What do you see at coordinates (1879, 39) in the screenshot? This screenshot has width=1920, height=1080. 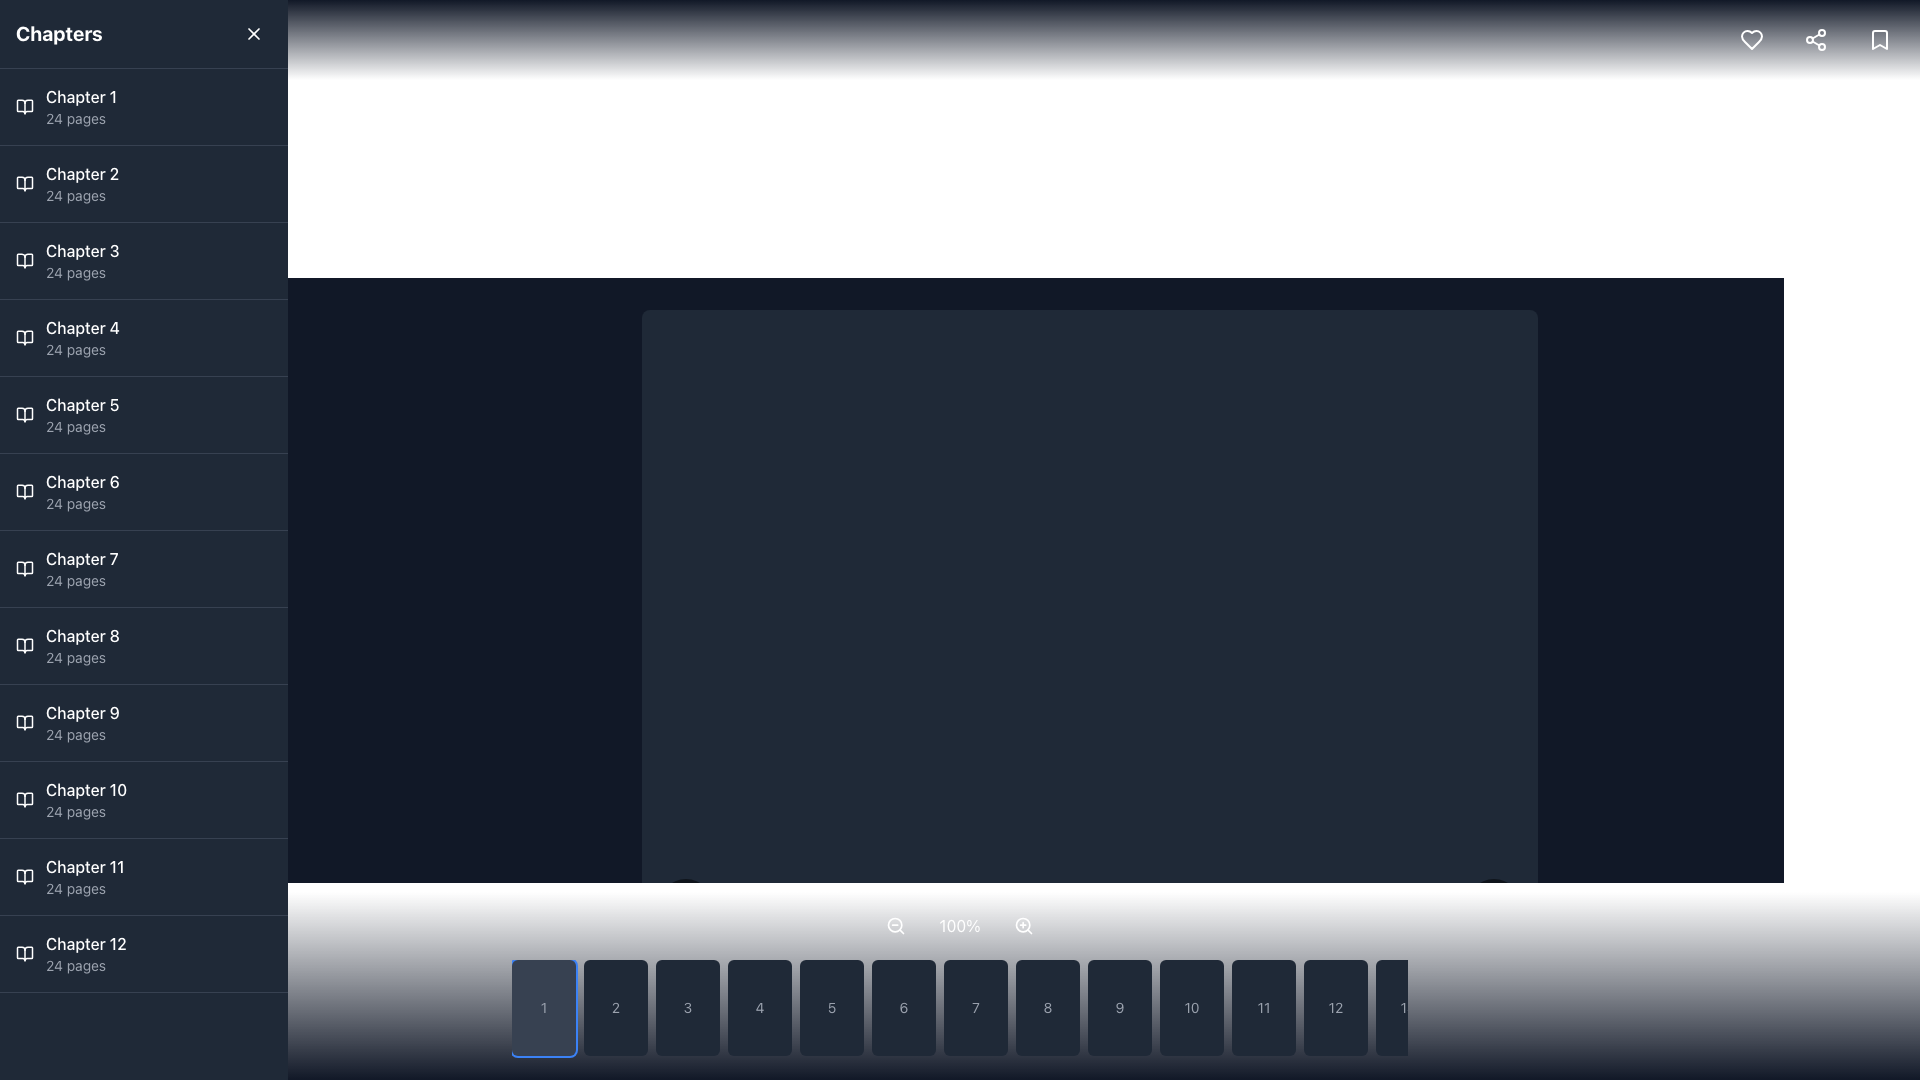 I see `the bookmarking button located in the top-right corner of the interface` at bounding box center [1879, 39].